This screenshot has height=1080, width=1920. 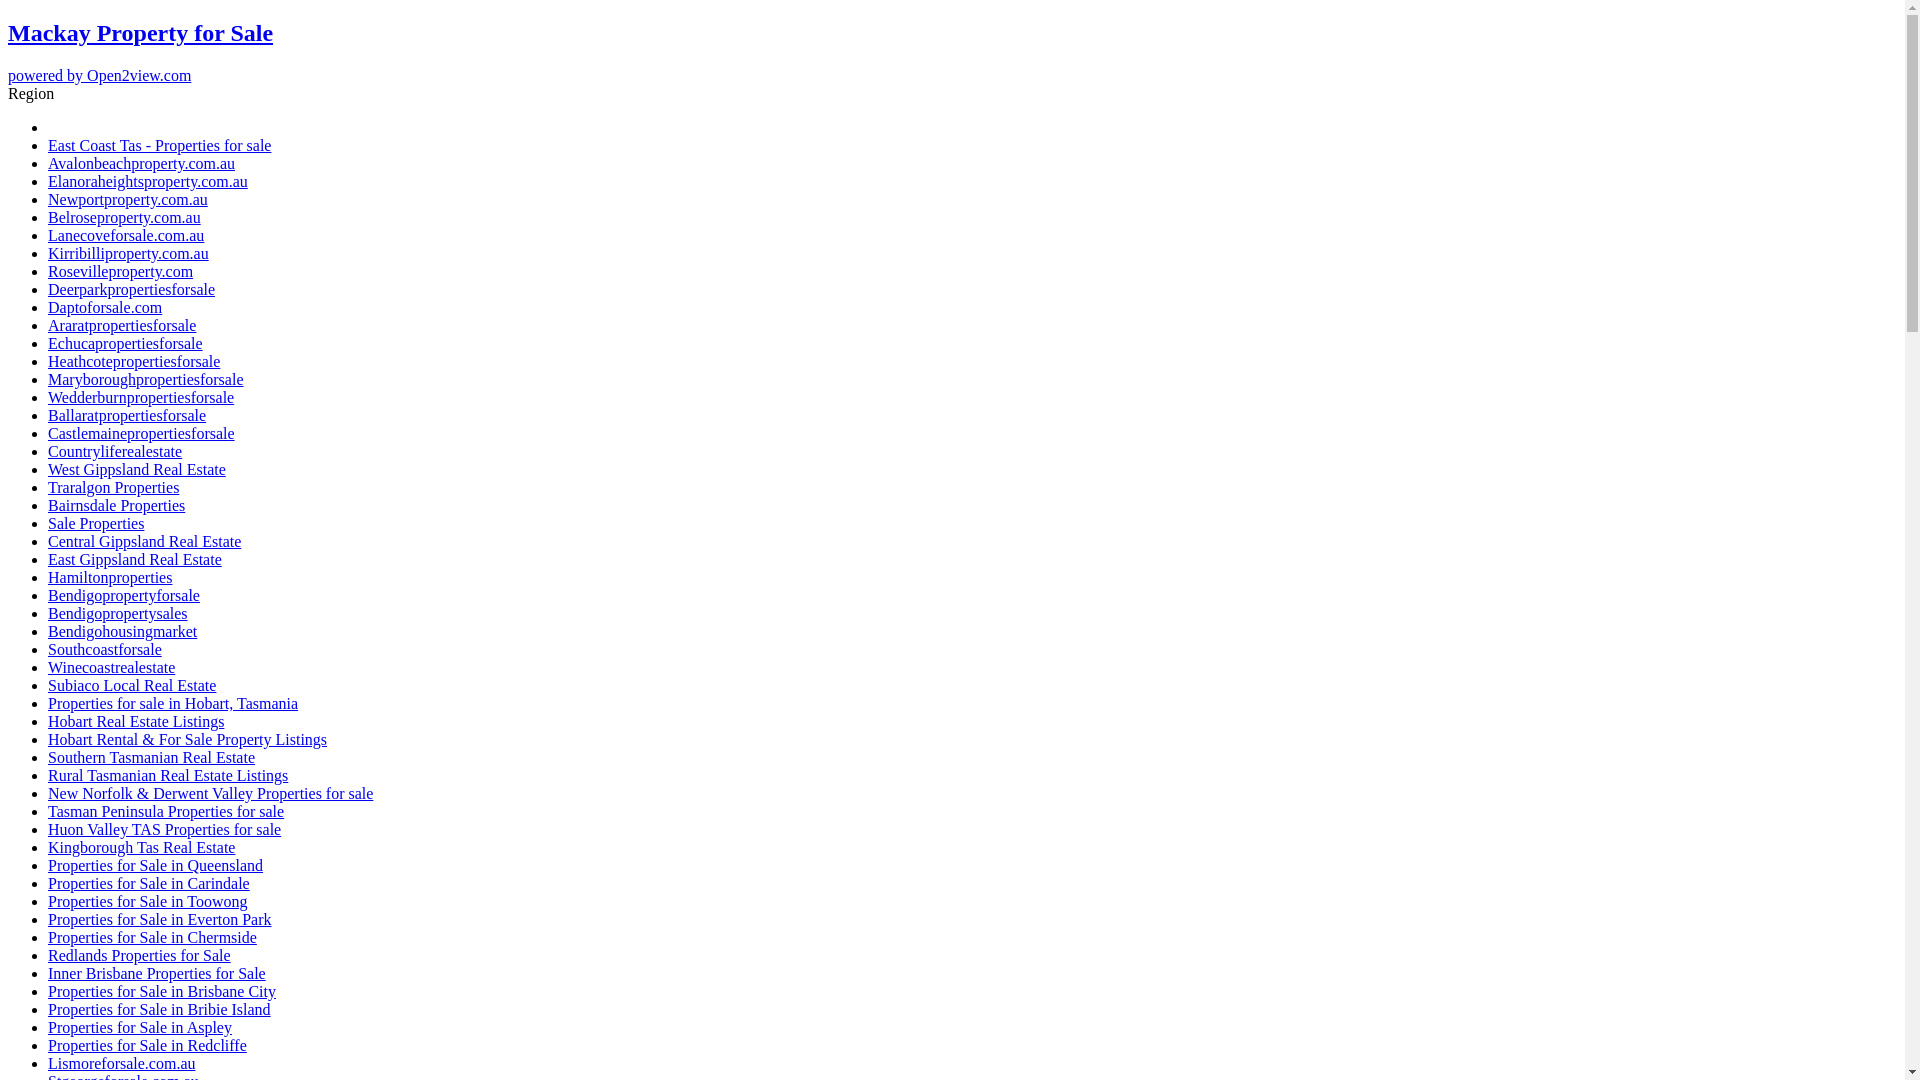 What do you see at coordinates (48, 594) in the screenshot?
I see `'Bendigopropertyforsale'` at bounding box center [48, 594].